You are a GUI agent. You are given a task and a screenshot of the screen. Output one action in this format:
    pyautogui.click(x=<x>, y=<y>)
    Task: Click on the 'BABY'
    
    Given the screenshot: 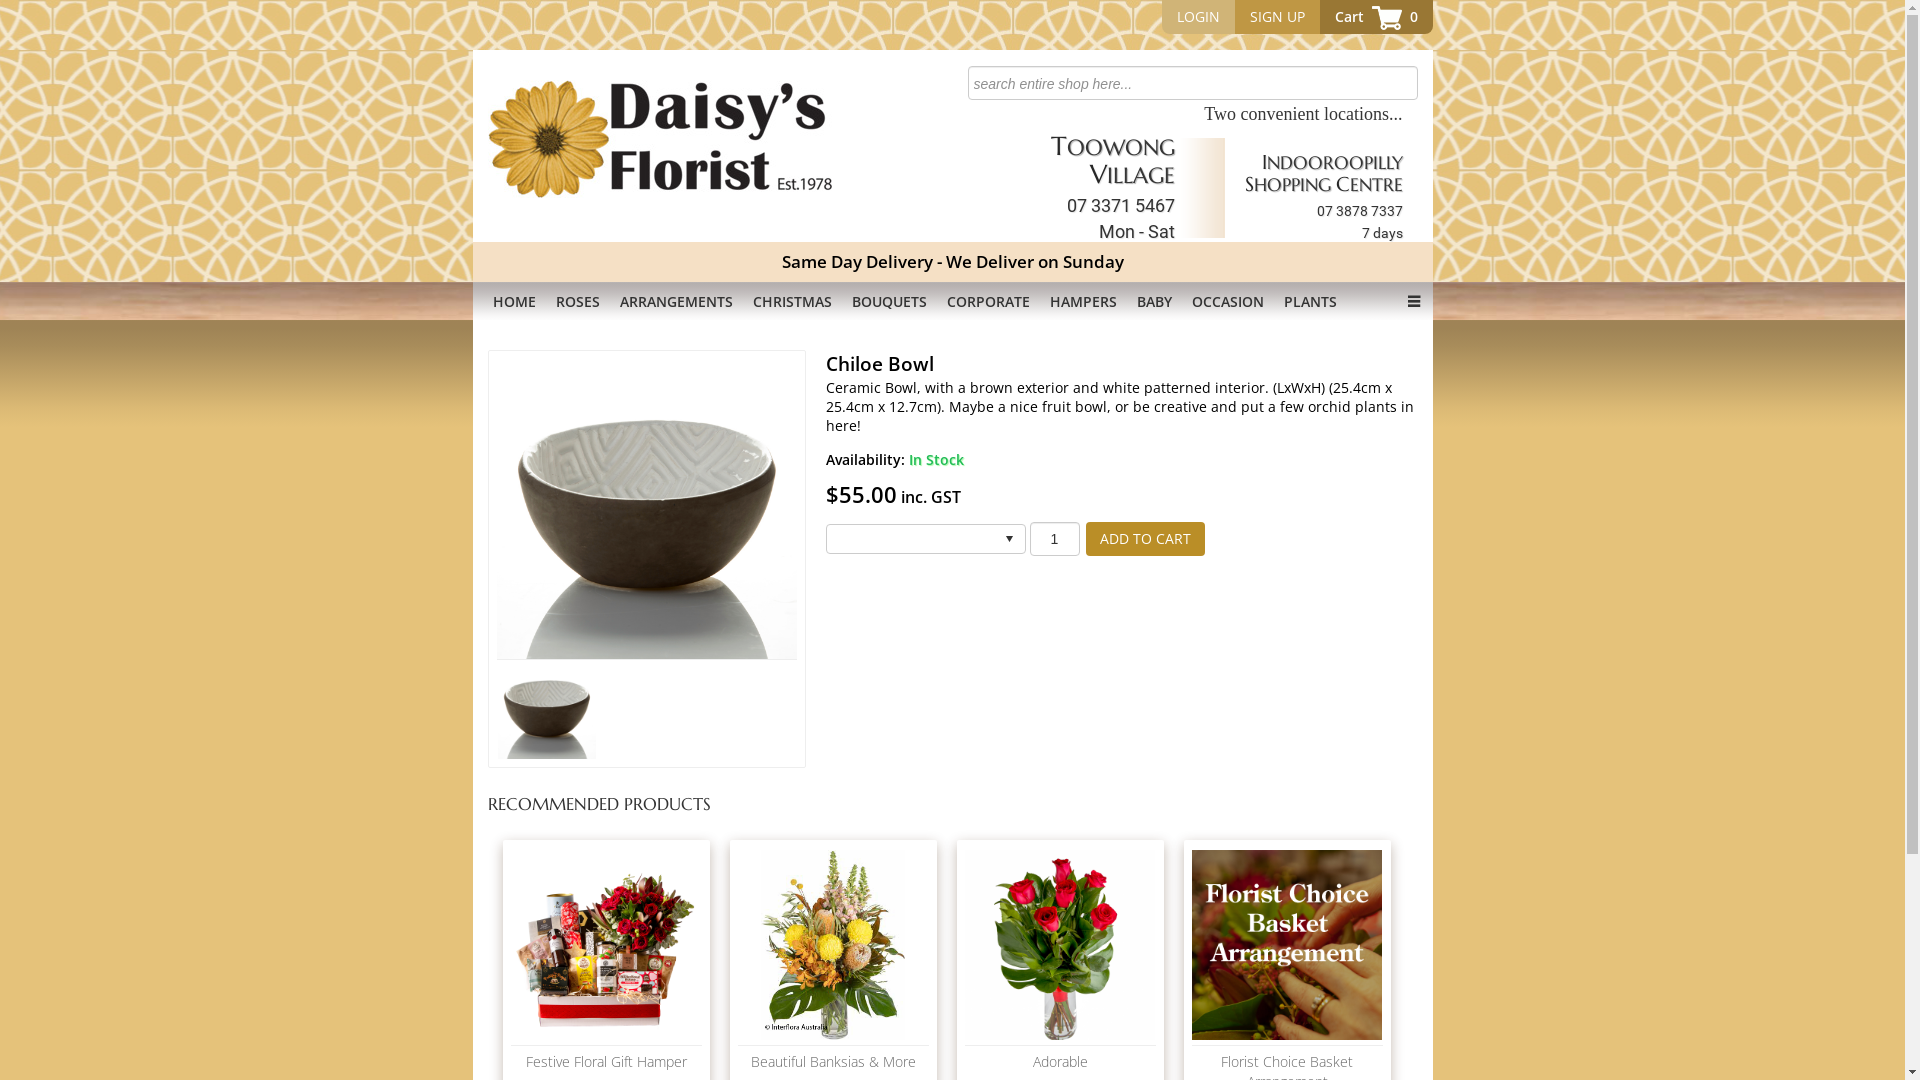 What is the action you would take?
    pyautogui.click(x=1153, y=301)
    